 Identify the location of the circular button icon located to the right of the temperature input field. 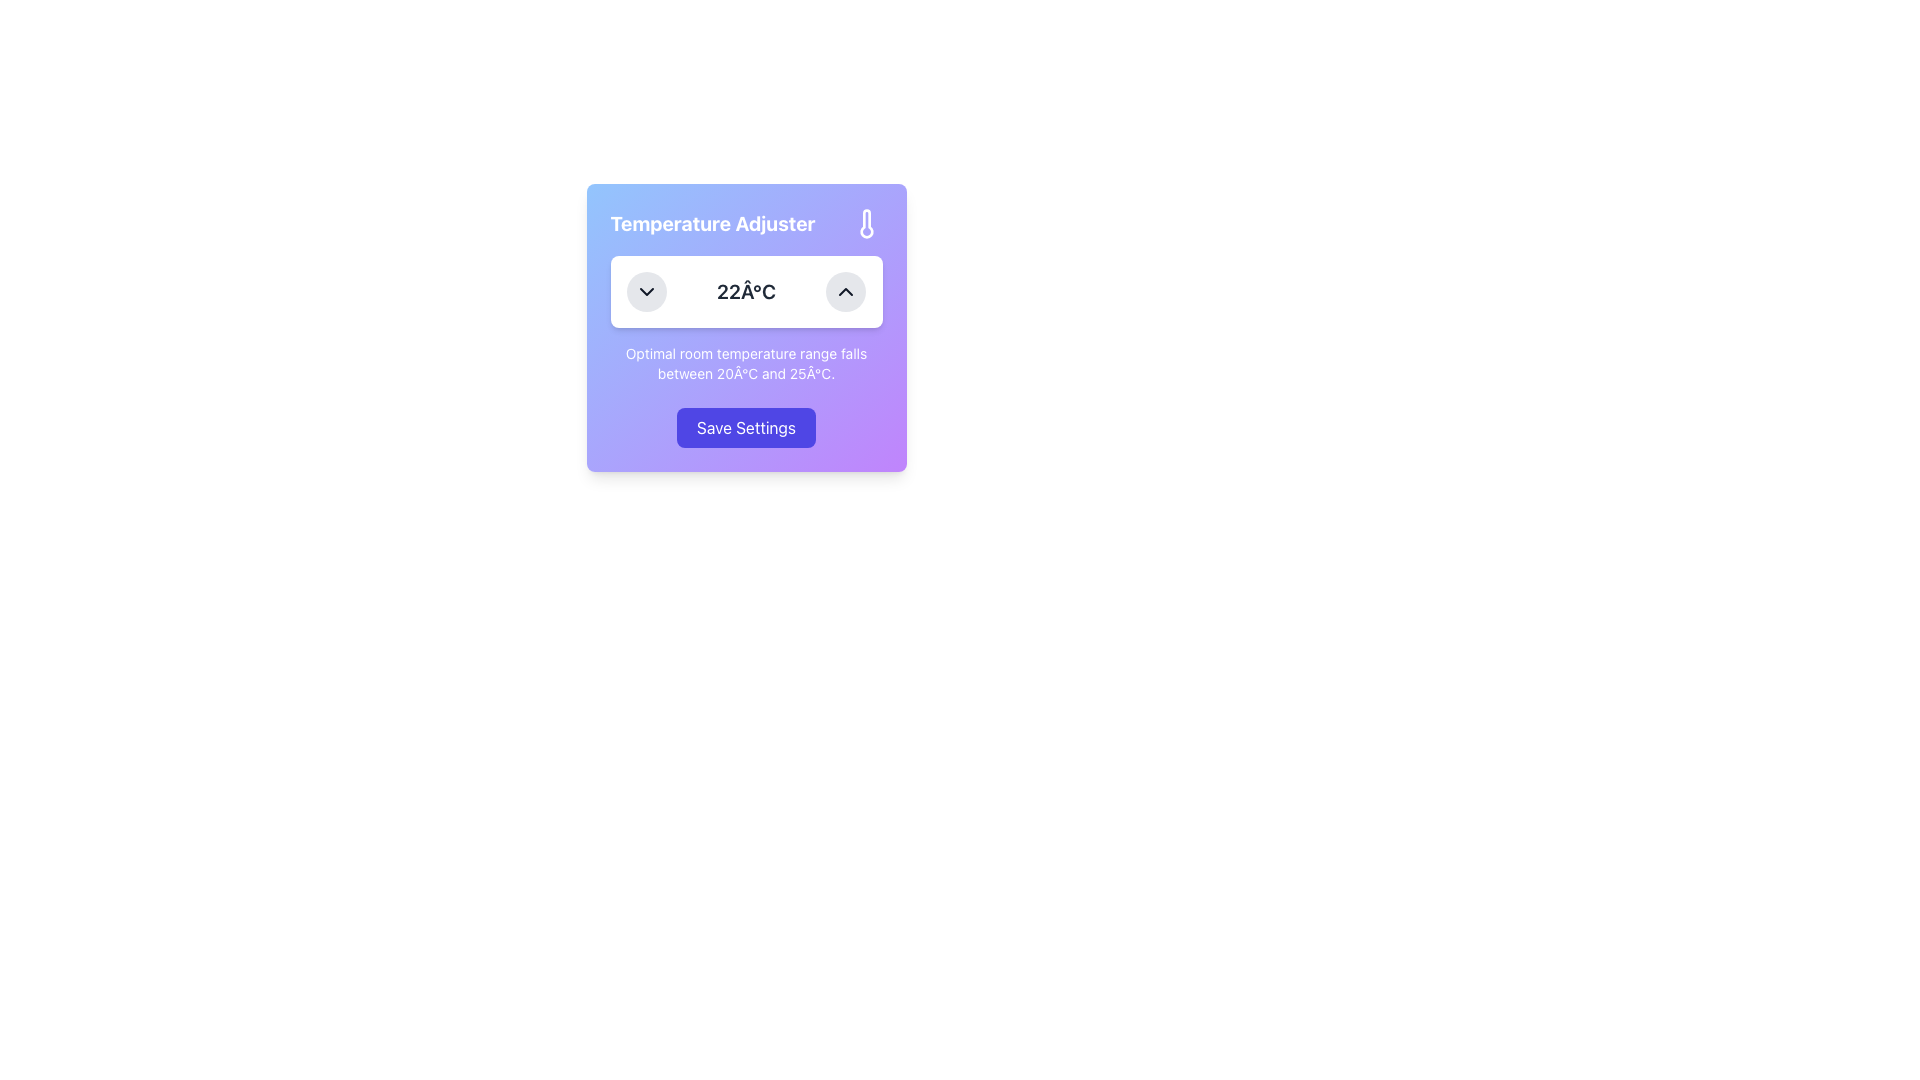
(646, 292).